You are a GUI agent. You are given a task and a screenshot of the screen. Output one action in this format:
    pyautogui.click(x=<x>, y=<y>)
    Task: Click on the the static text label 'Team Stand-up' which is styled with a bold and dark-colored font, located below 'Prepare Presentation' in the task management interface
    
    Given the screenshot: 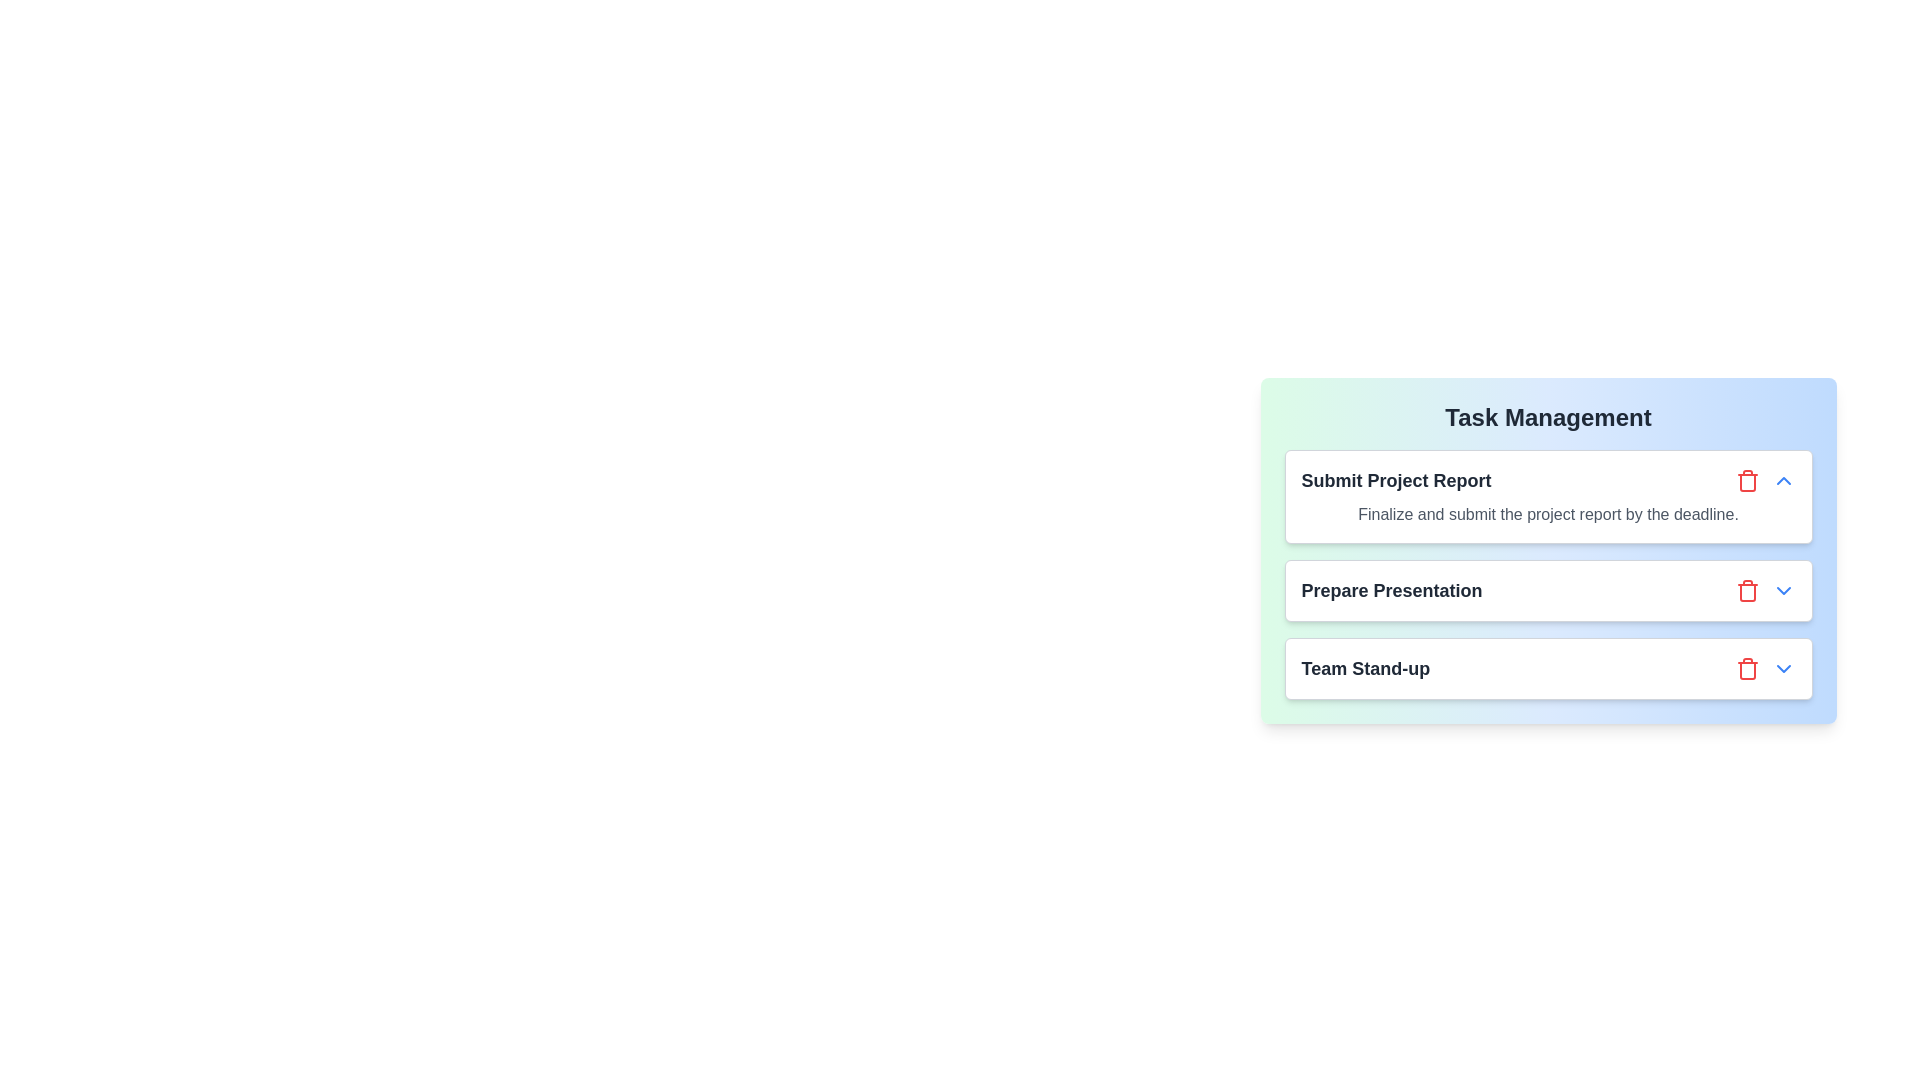 What is the action you would take?
    pyautogui.click(x=1364, y=668)
    